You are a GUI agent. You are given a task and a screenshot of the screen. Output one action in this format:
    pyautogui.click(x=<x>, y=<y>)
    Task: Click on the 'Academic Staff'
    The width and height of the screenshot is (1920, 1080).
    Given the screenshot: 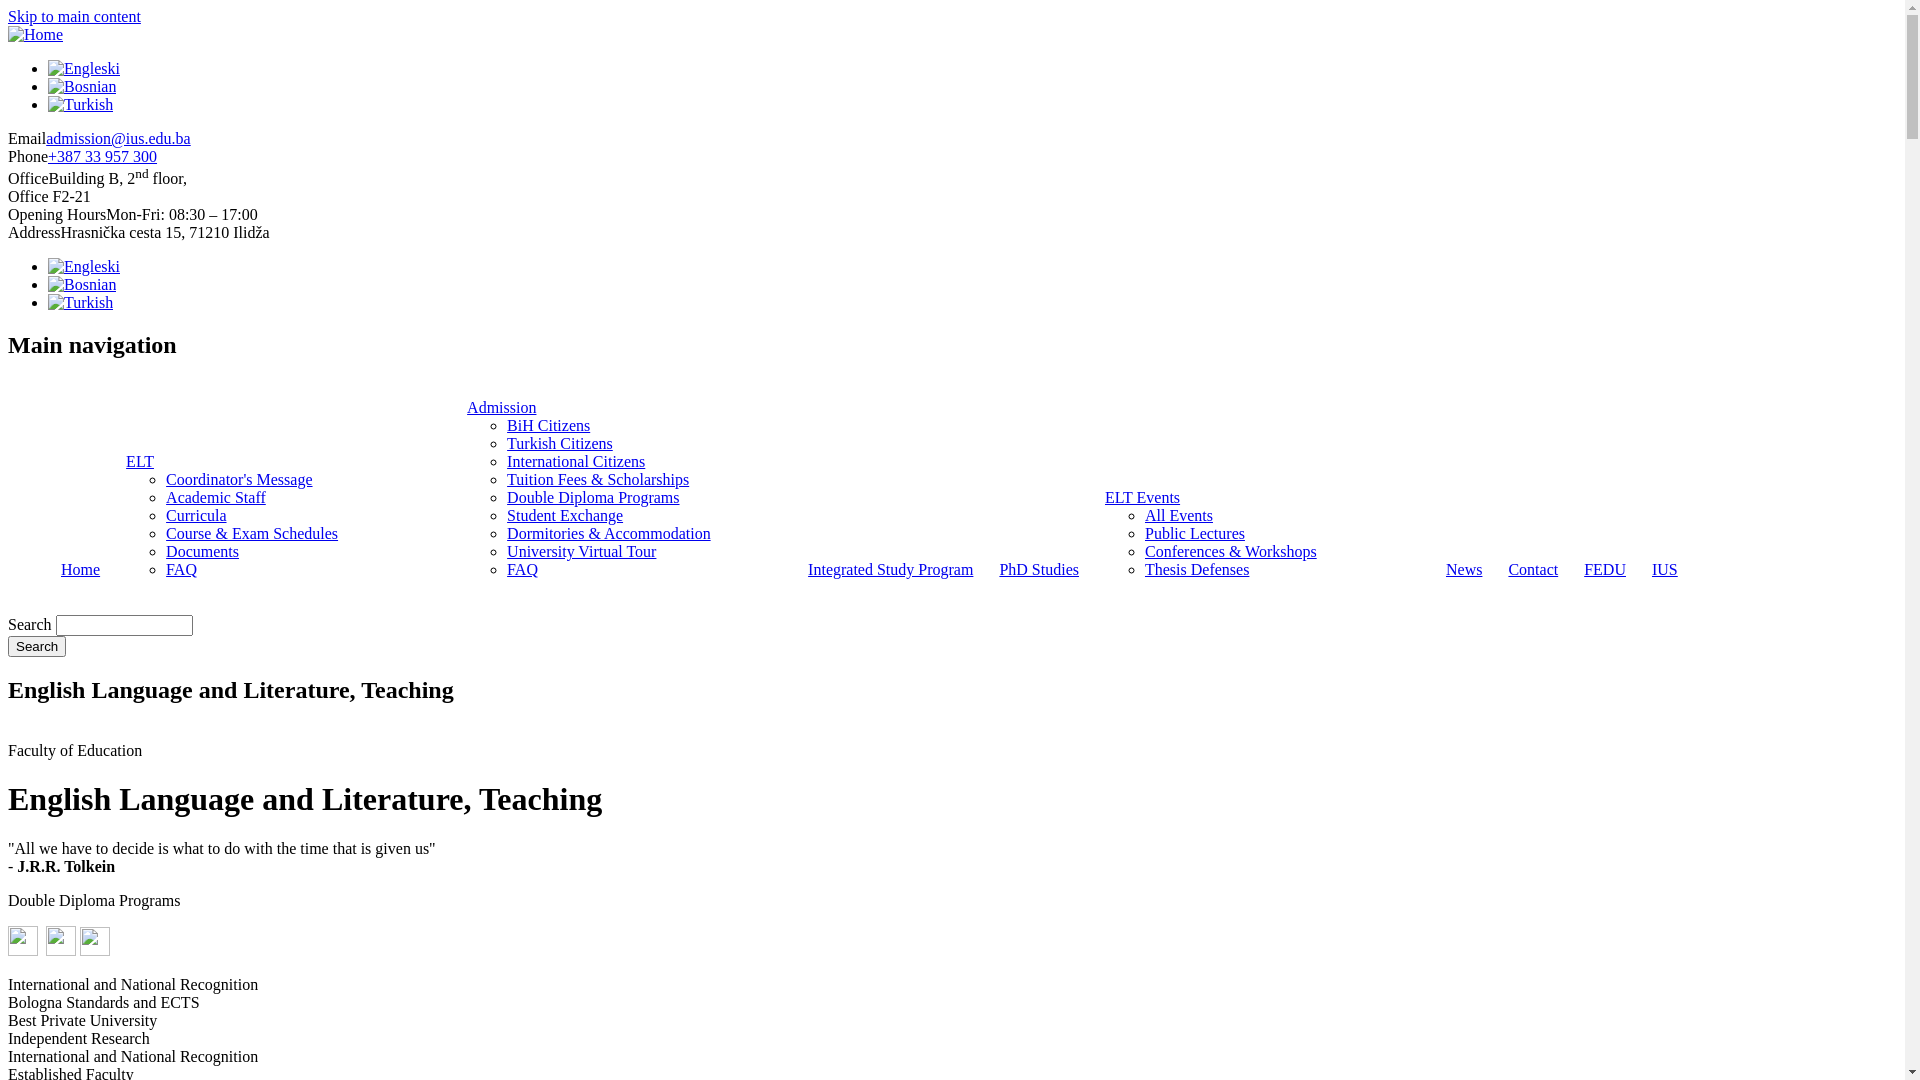 What is the action you would take?
    pyautogui.click(x=216, y=496)
    